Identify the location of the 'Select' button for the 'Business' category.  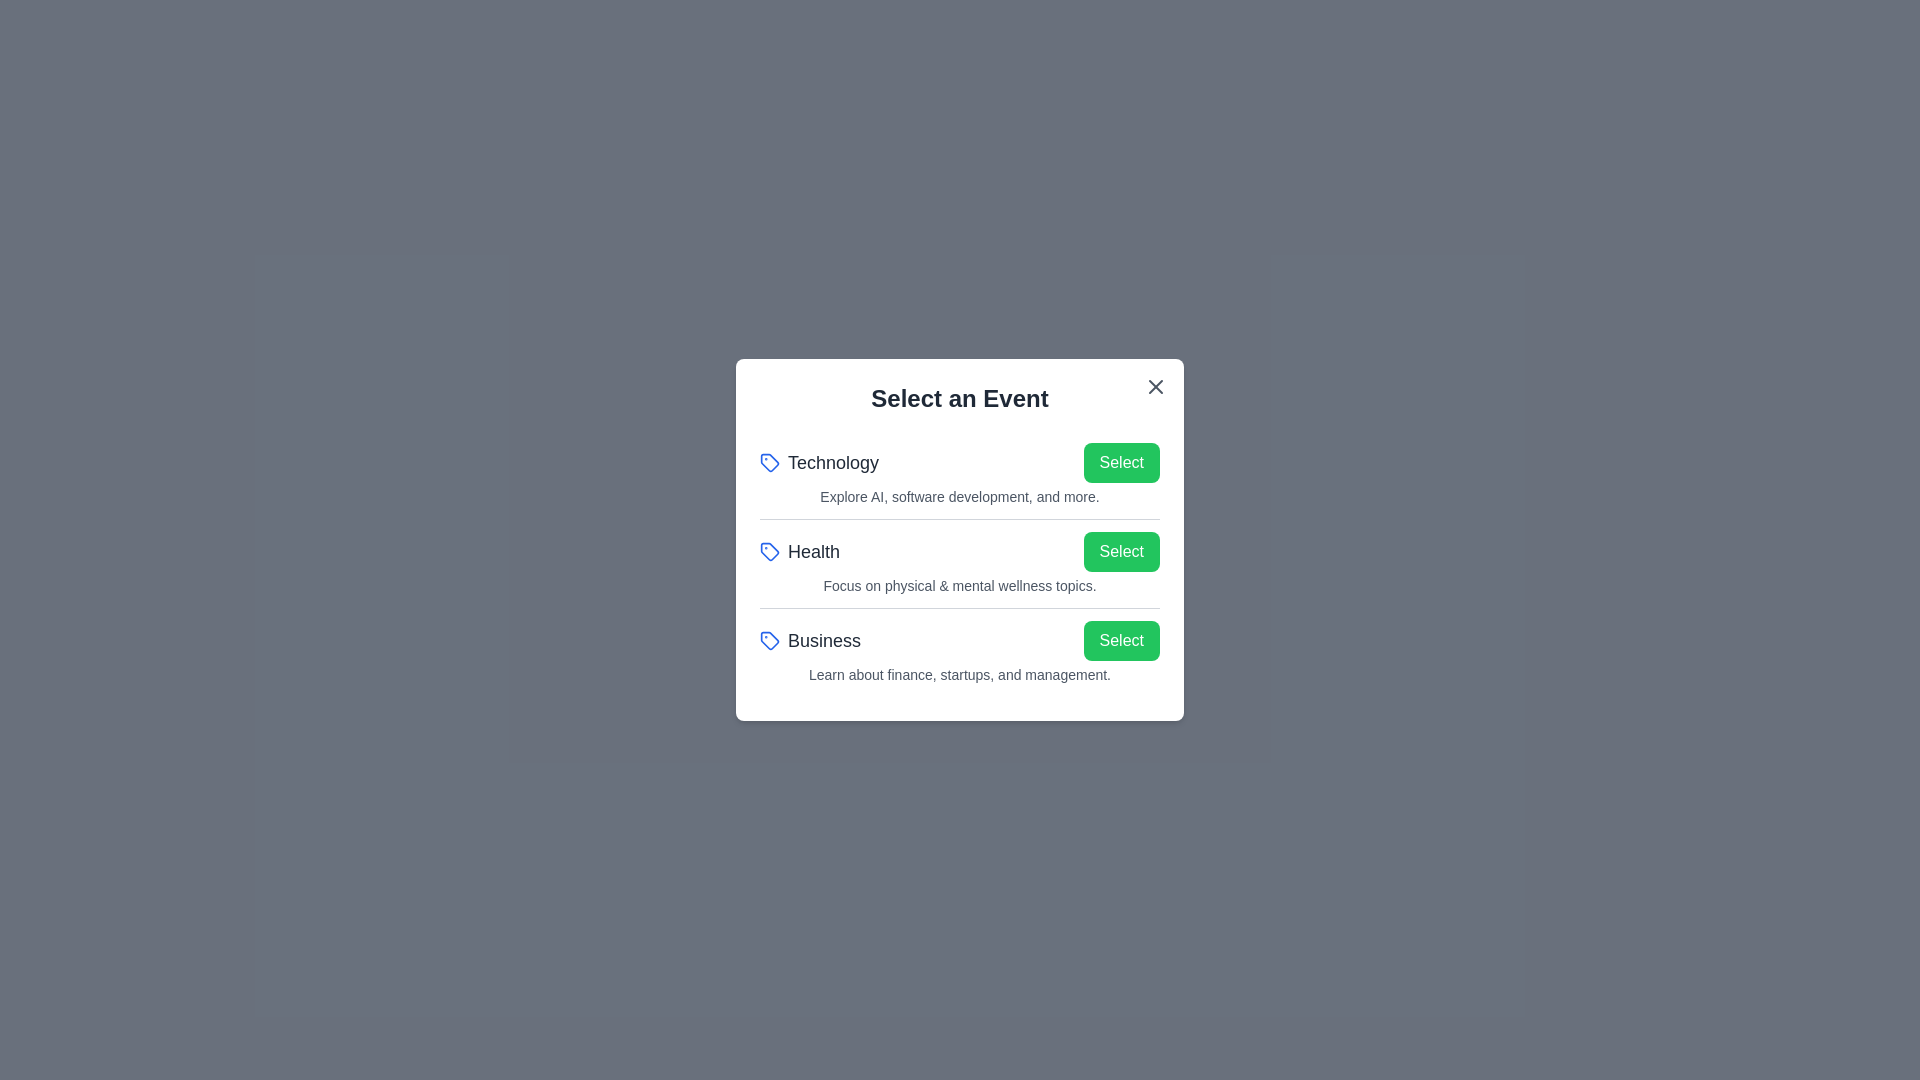
(1121, 640).